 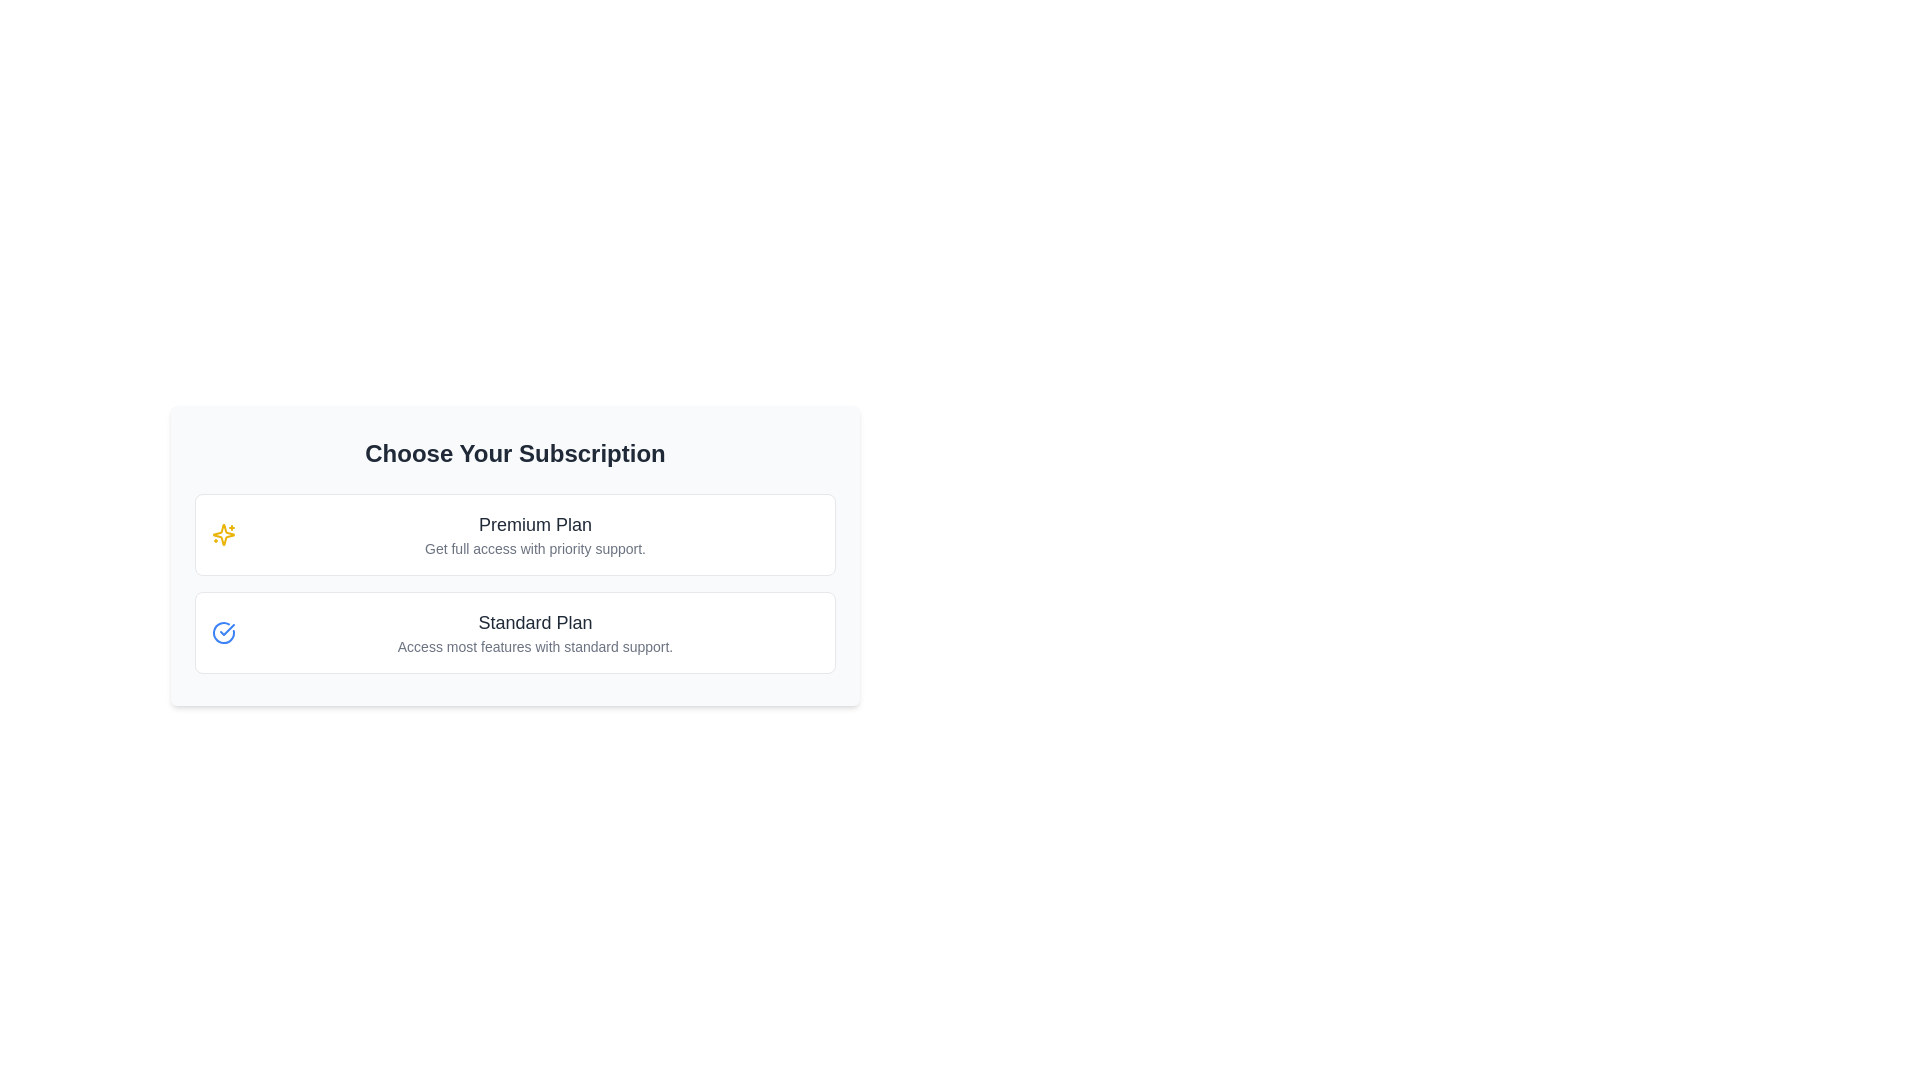 What do you see at coordinates (535, 622) in the screenshot?
I see `text label titled 'Standard Plan' located at the center of the subscription selection interface` at bounding box center [535, 622].